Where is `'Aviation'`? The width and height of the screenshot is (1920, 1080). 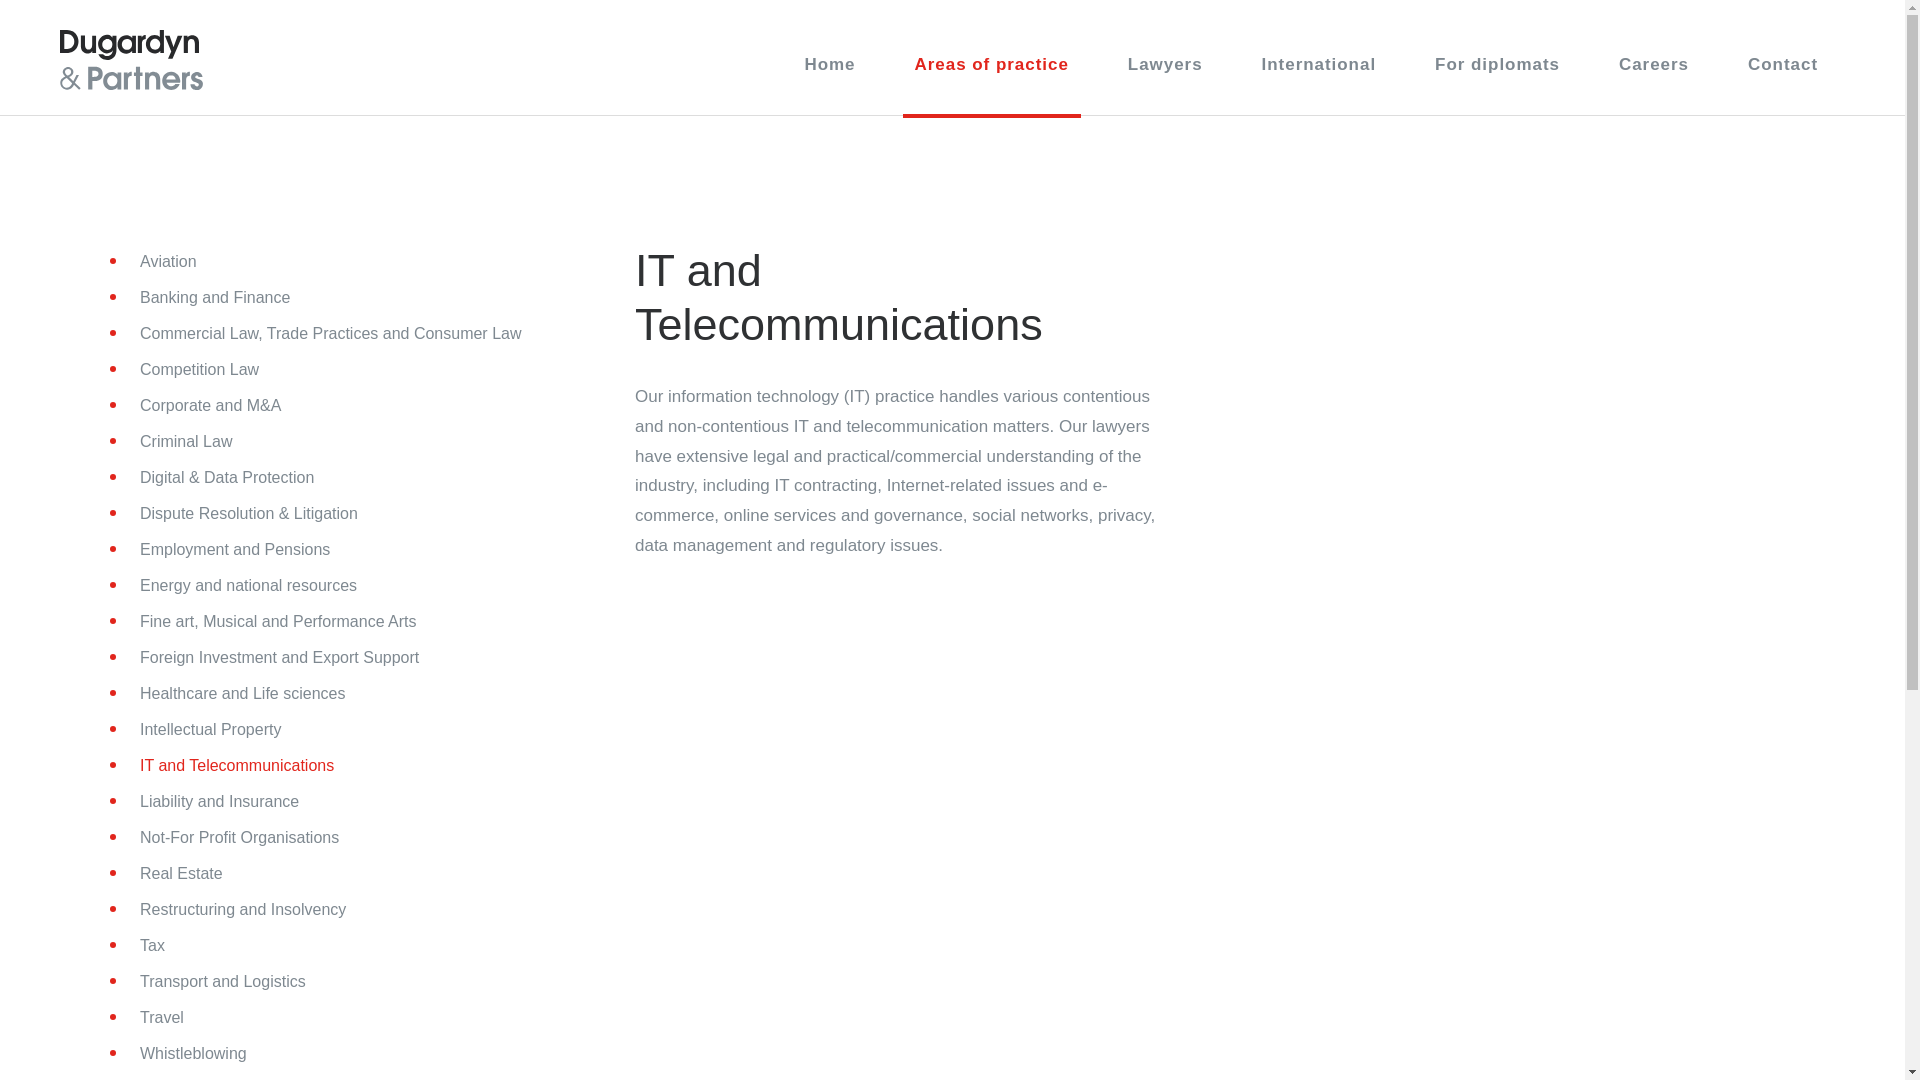 'Aviation' is located at coordinates (154, 261).